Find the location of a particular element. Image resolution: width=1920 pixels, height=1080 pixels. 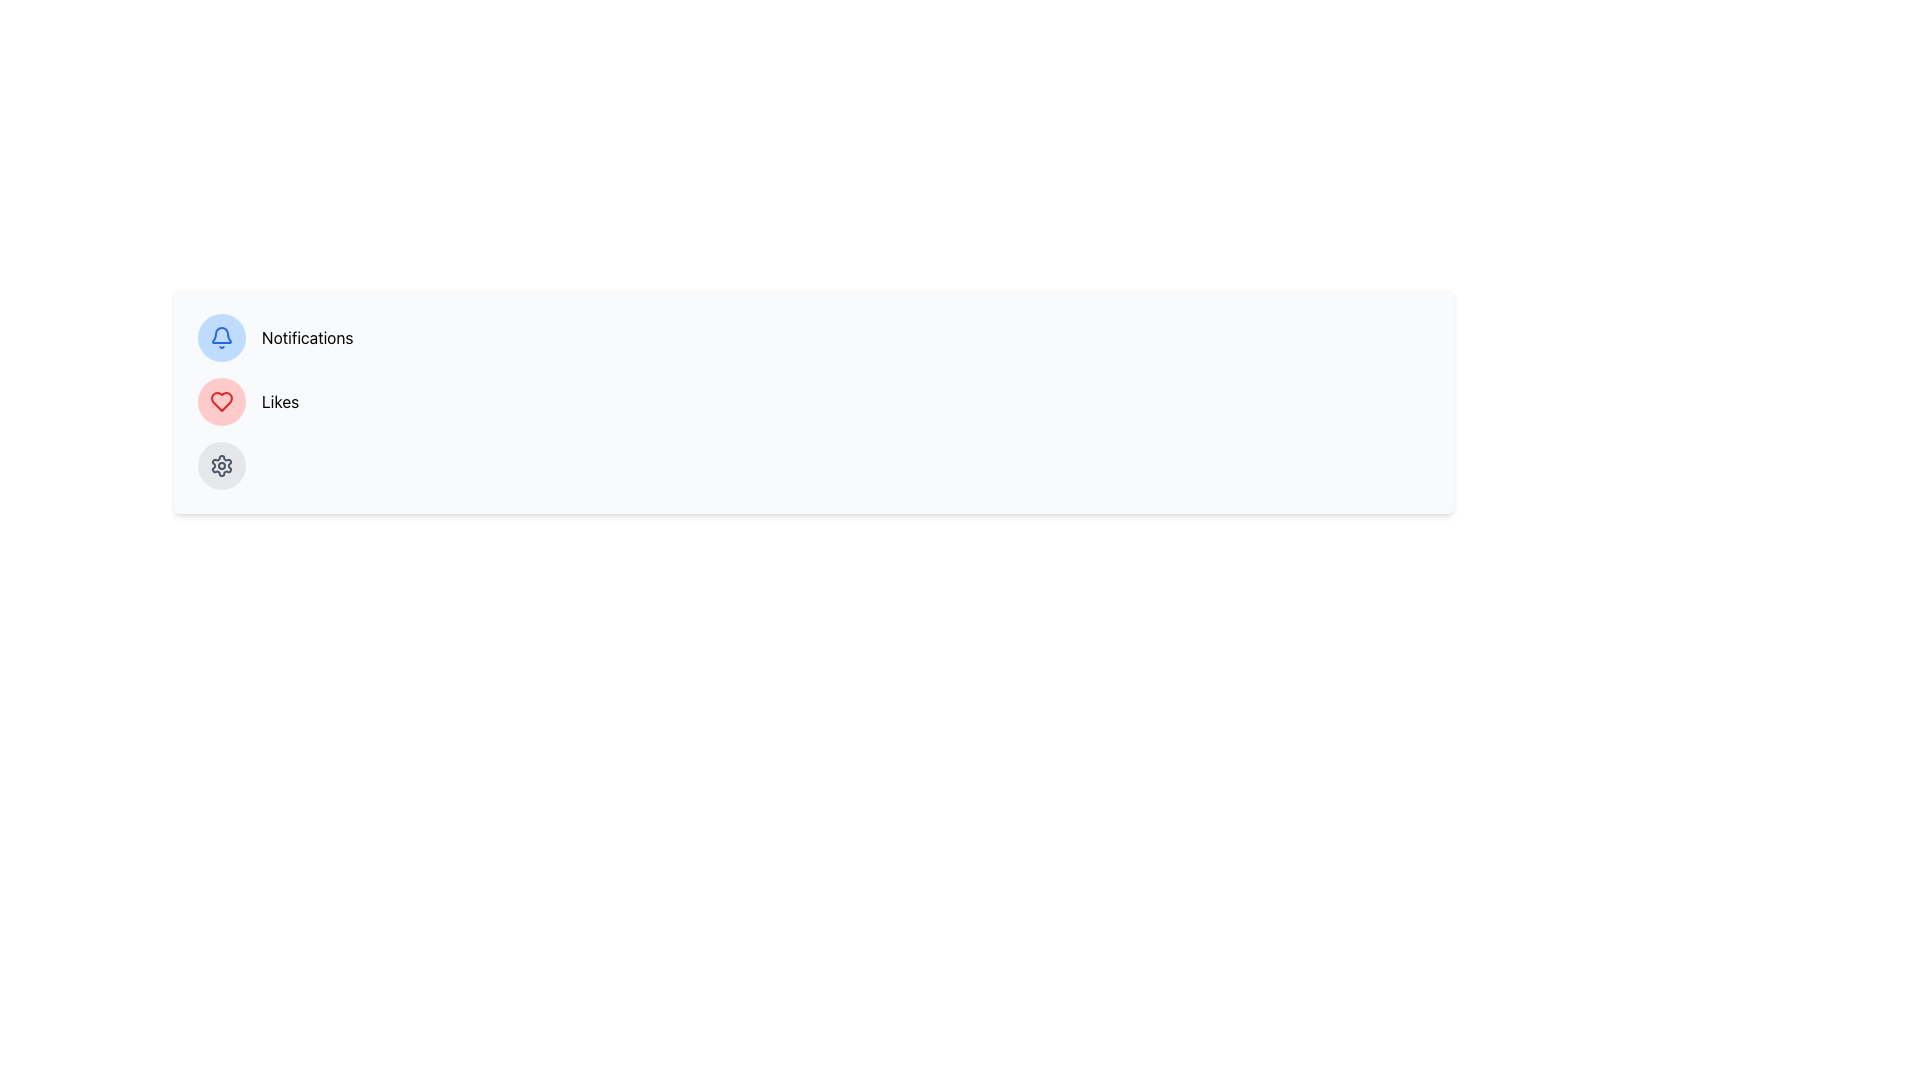

the Settings icon, which is the third item in the vertical list on the left side of the interface, located beneath the Likes and Notifications icons is located at coordinates (221, 466).